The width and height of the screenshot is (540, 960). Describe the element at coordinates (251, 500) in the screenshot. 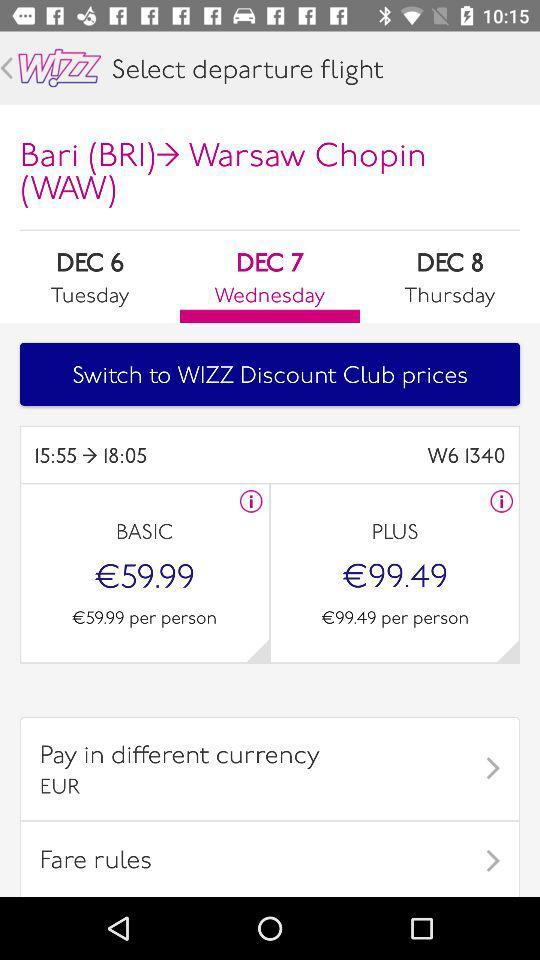

I see `rate information` at that location.